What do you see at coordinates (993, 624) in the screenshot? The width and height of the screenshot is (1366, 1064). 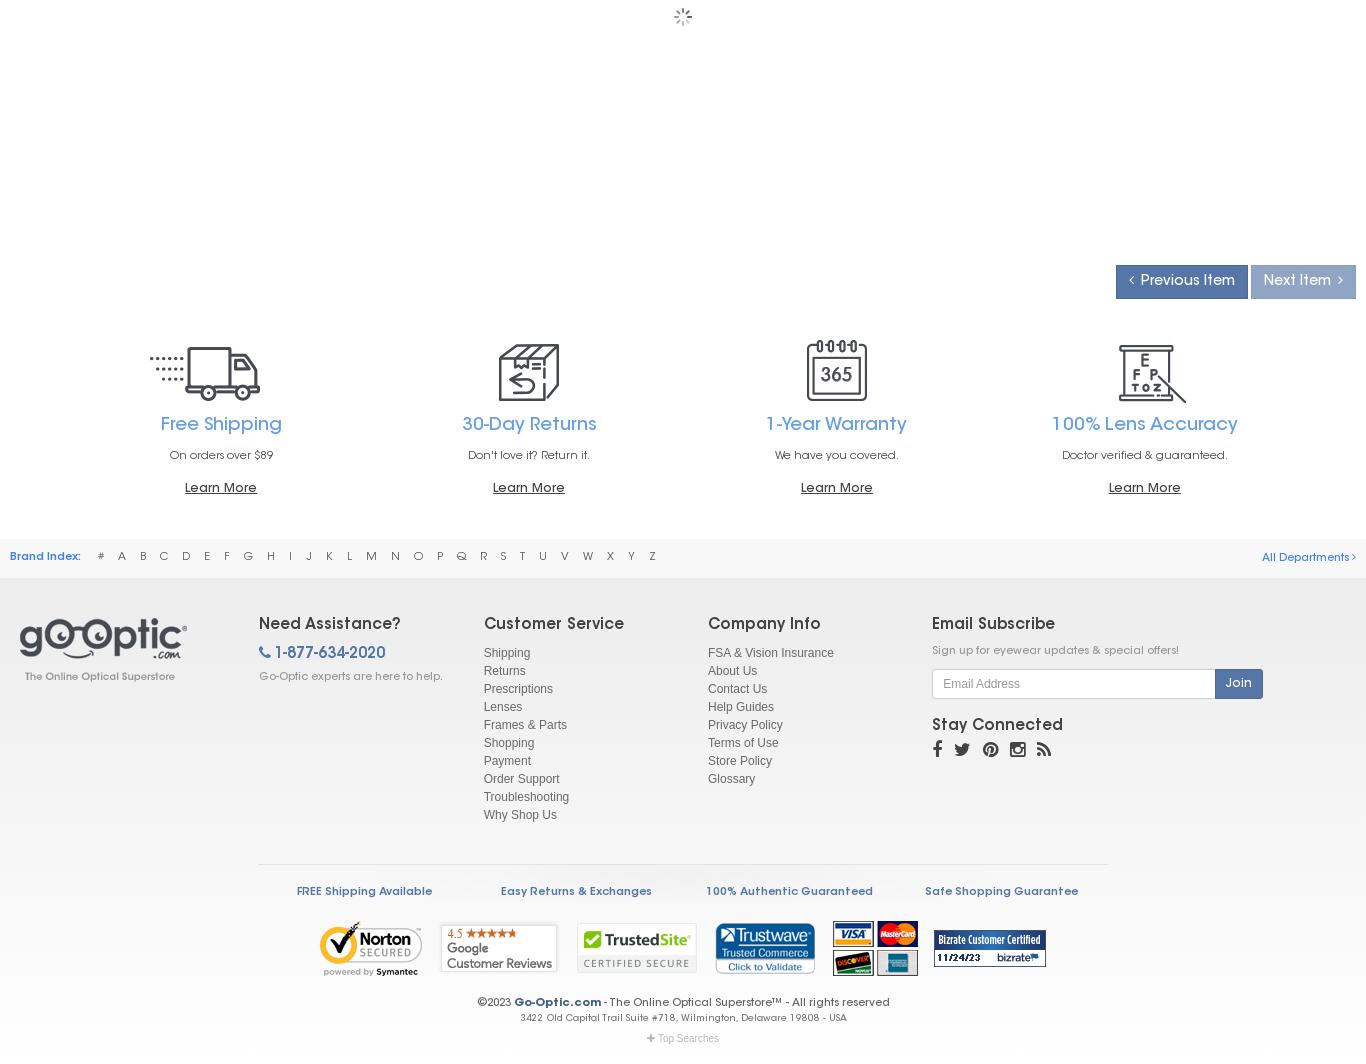 I see `'Email Subscribe'` at bounding box center [993, 624].